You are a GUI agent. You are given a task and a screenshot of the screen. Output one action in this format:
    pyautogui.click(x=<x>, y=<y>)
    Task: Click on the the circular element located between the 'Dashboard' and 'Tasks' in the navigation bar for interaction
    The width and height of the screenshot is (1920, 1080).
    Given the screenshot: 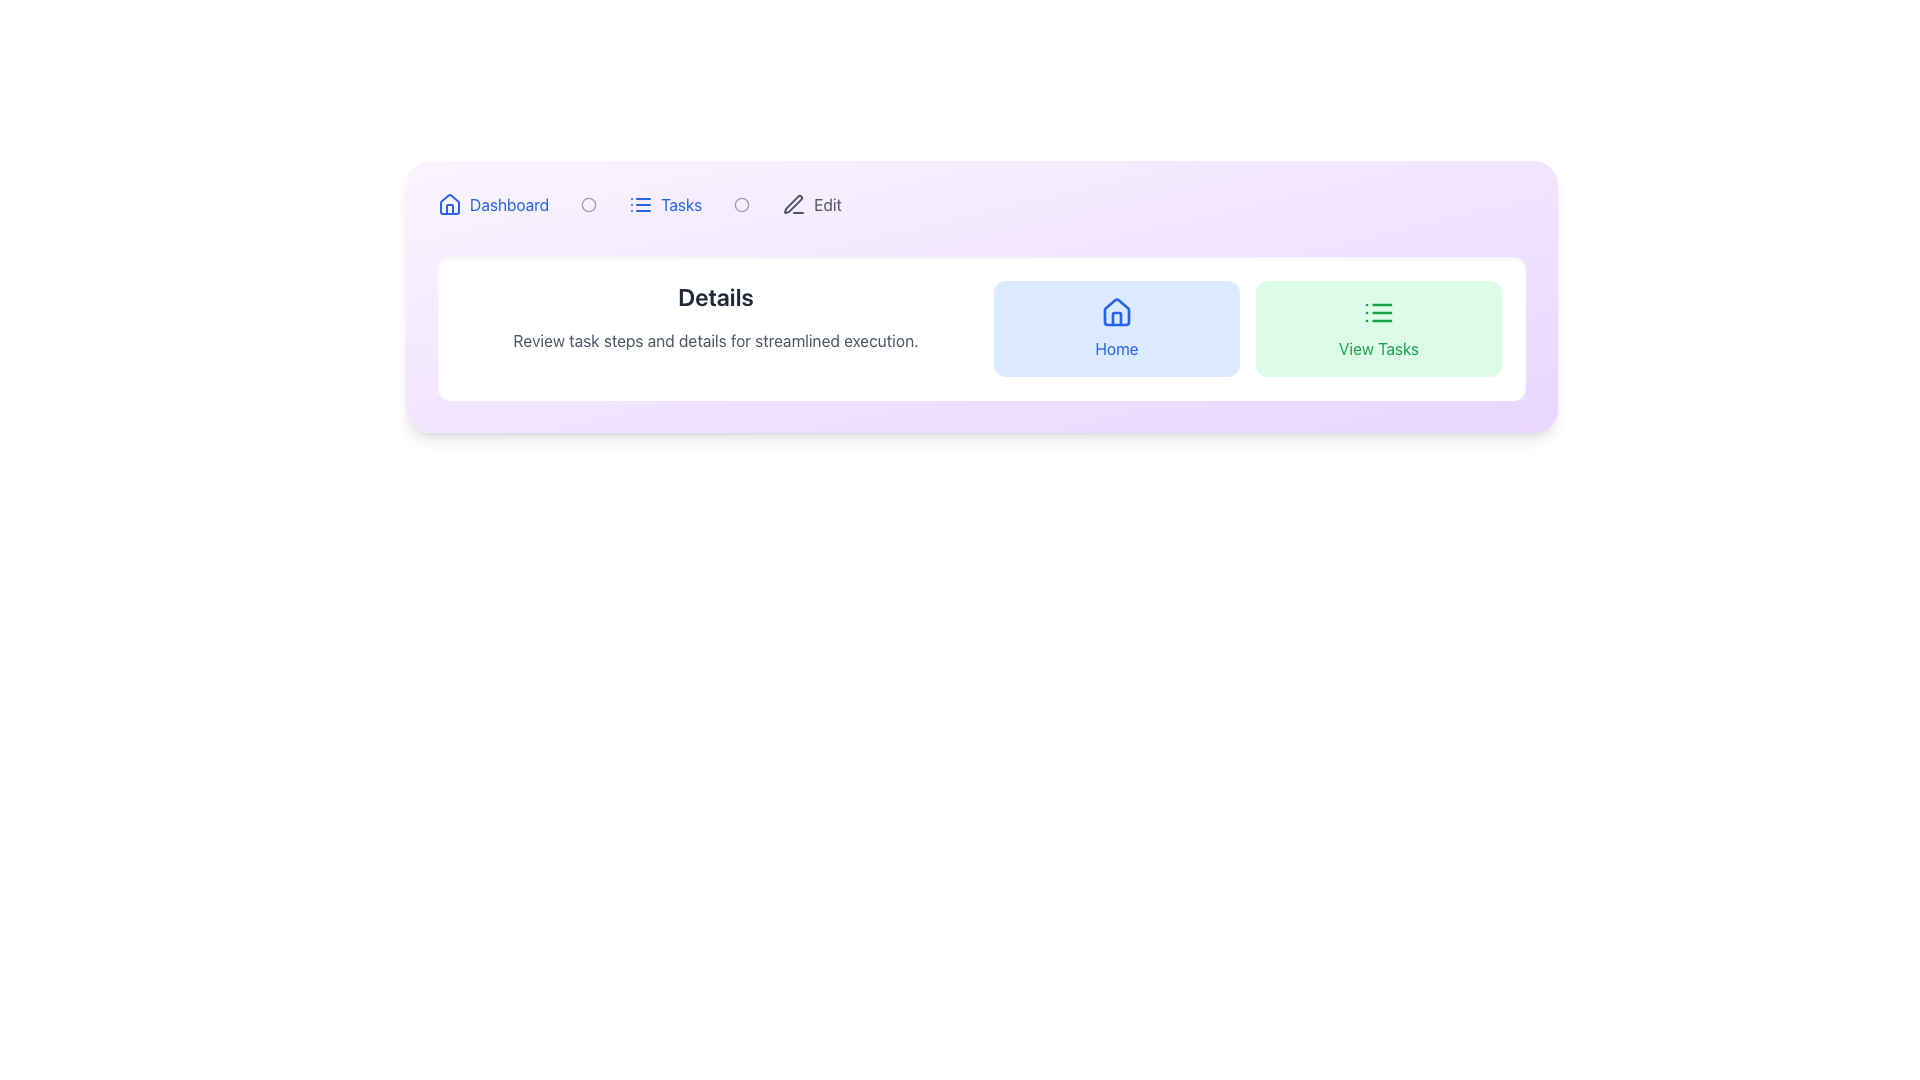 What is the action you would take?
    pyautogui.click(x=588, y=204)
    